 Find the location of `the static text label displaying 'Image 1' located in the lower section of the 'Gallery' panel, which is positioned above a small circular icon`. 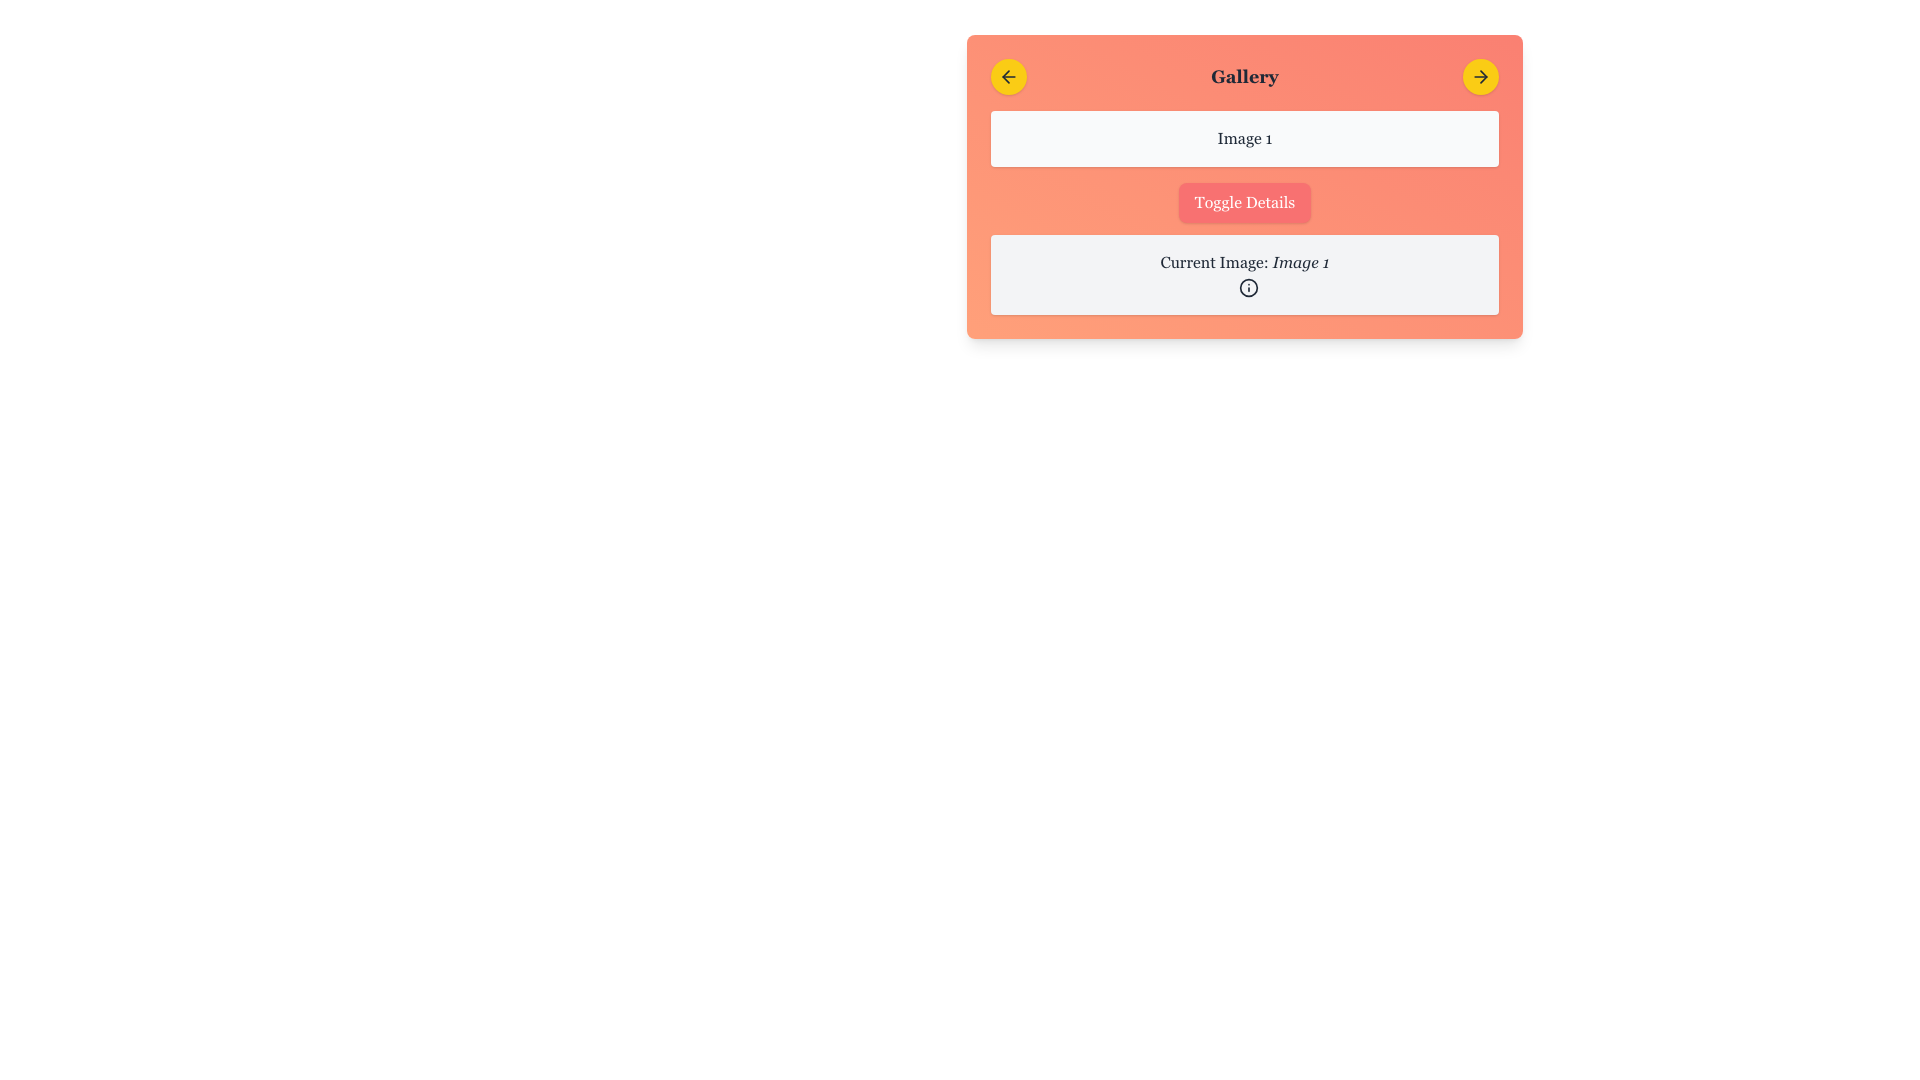

the static text label displaying 'Image 1' located in the lower section of the 'Gallery' panel, which is positioned above a small circular icon is located at coordinates (1243, 261).